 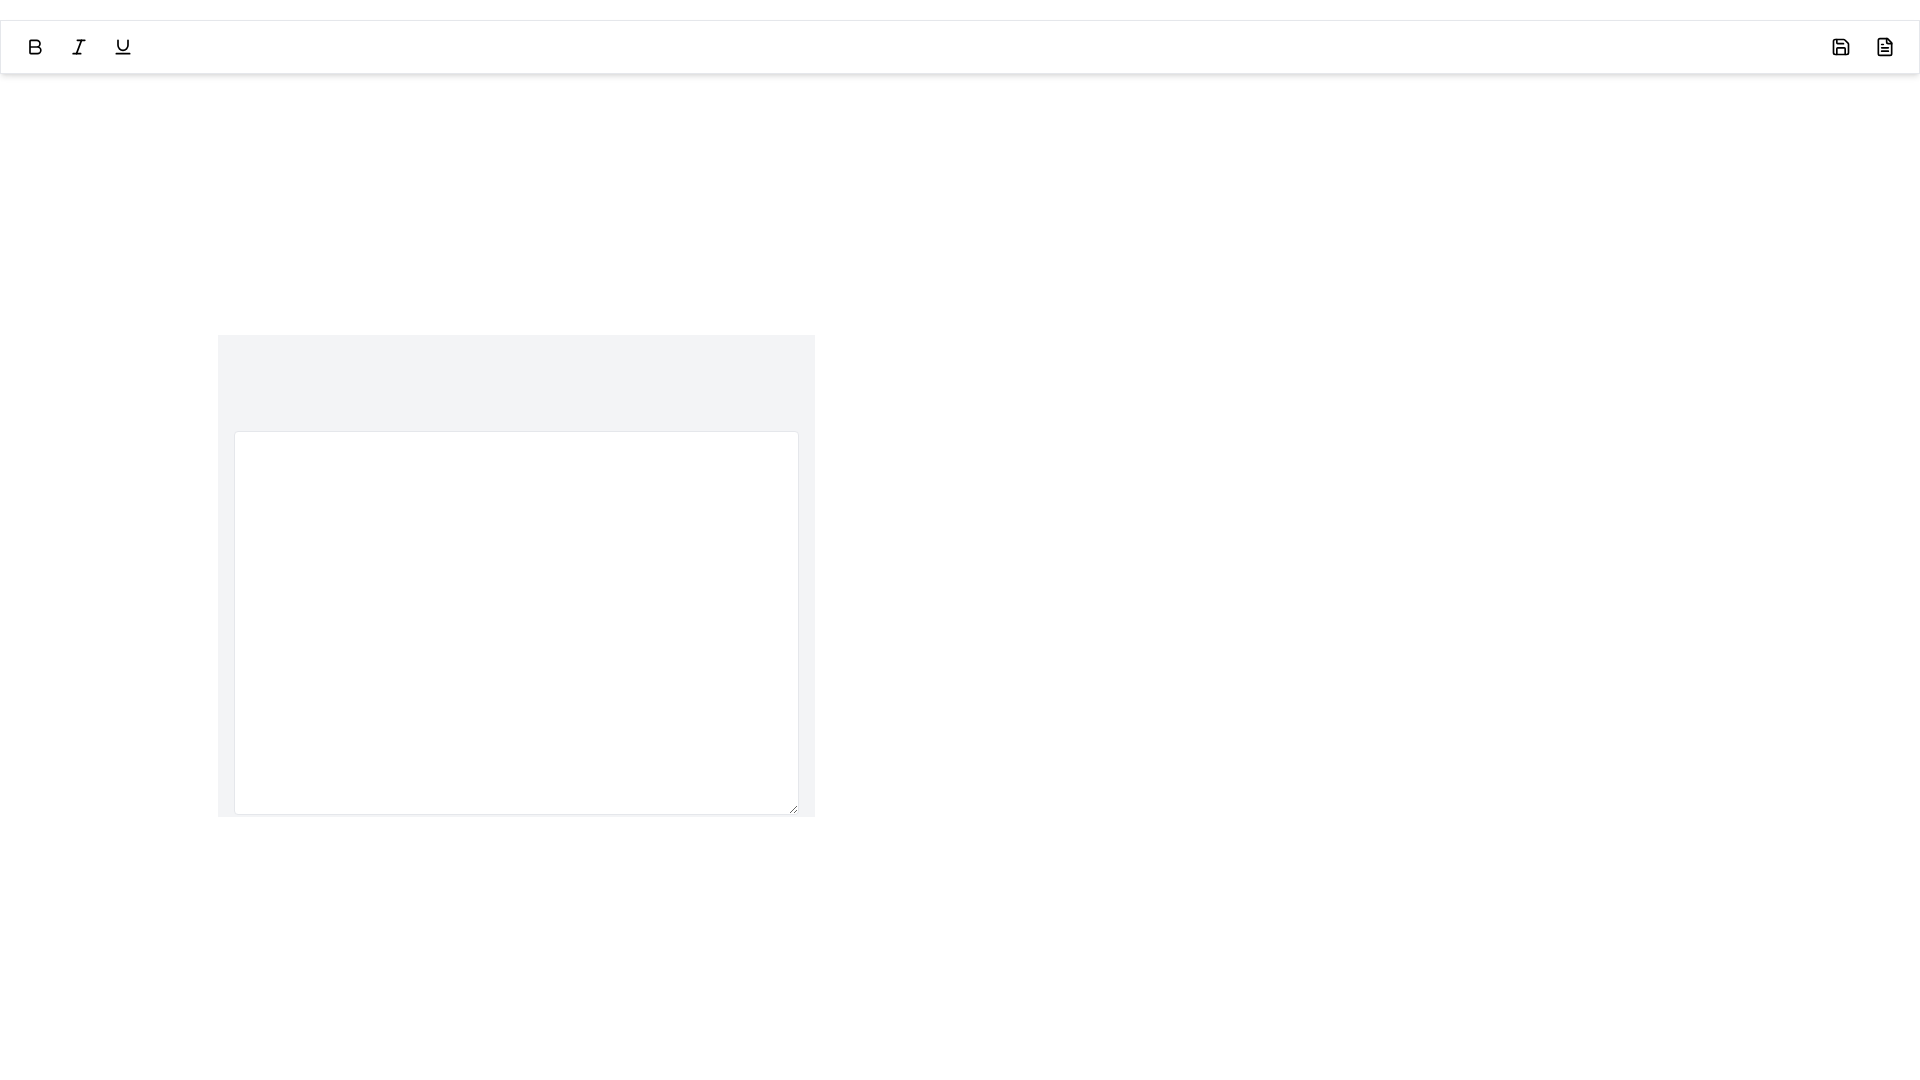 I want to click on the file management icon represented by an SVG element located in the top-right corner of the interface, so click(x=1884, y=45).